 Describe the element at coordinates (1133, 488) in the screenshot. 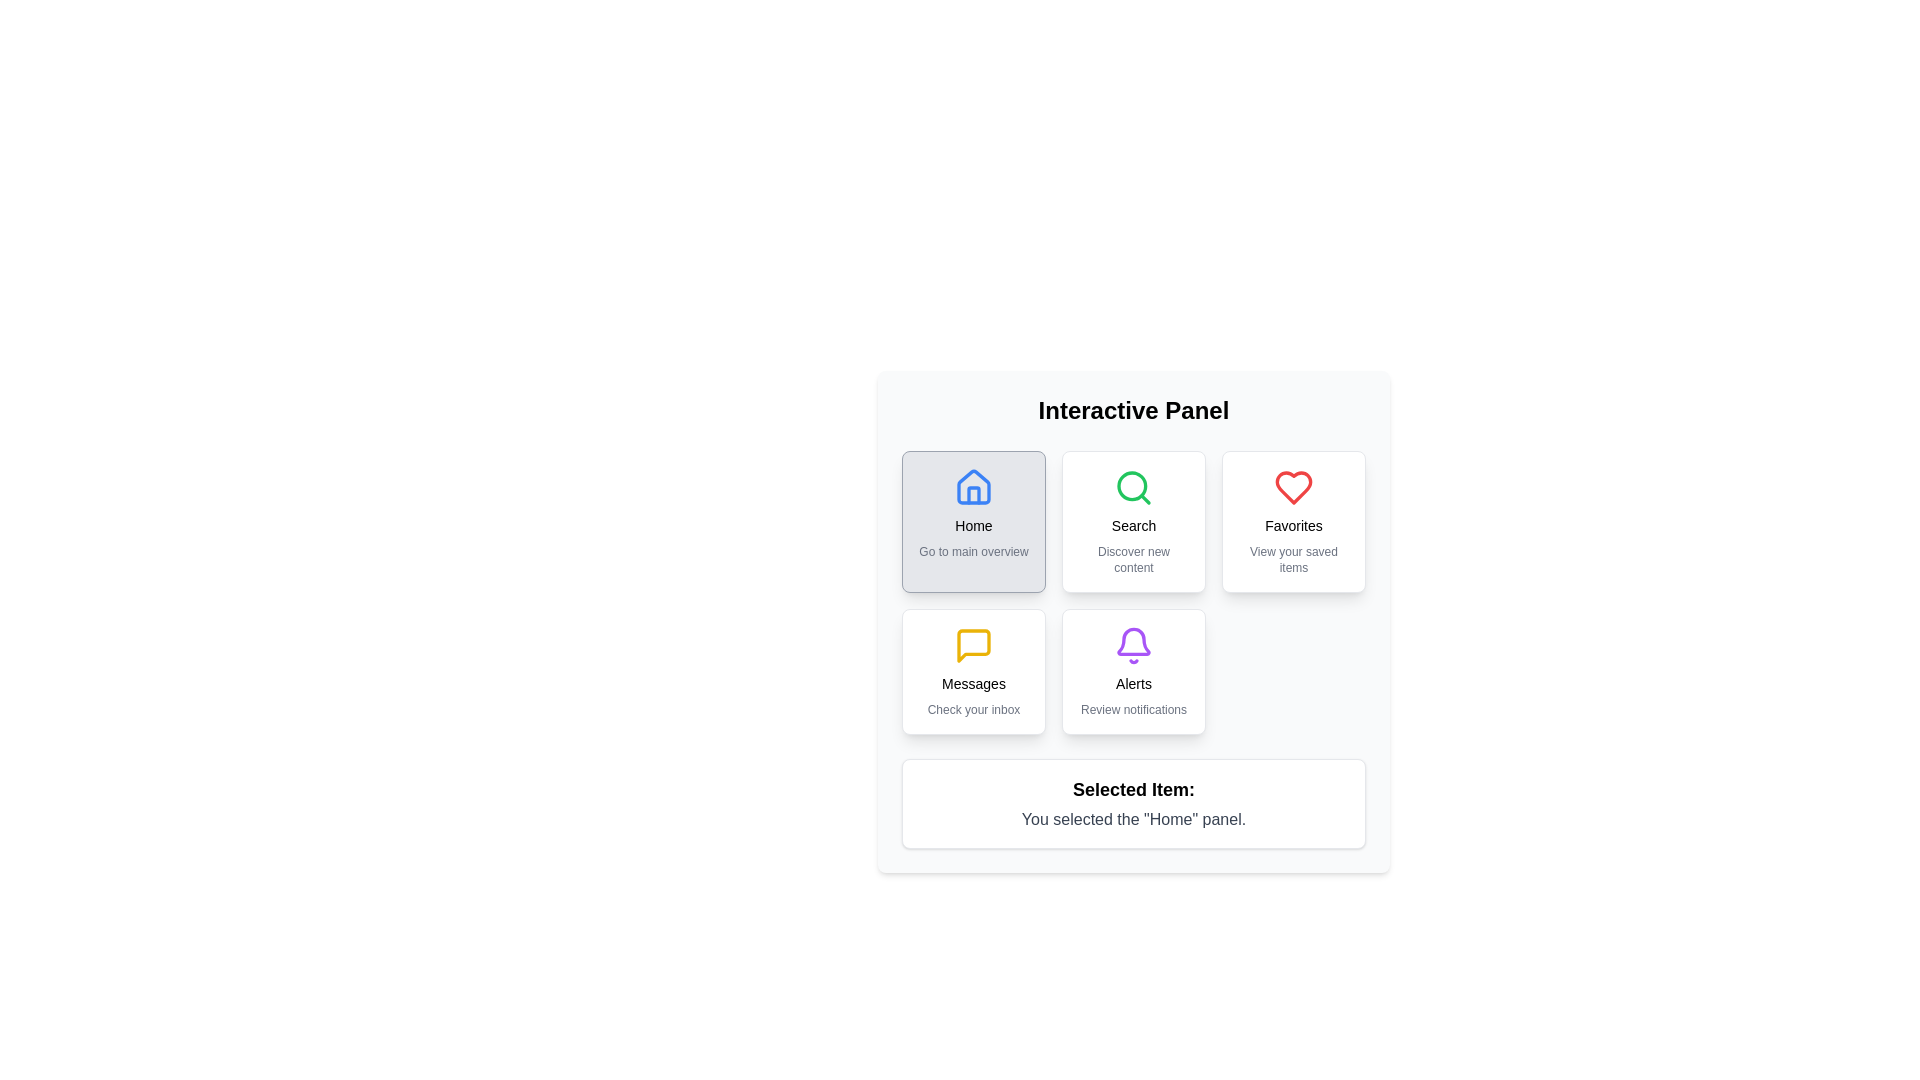

I see `the search icon with a green outline, which consists of a circle and a magnifying handle, located at the center of the top row in the interactive panel` at that location.